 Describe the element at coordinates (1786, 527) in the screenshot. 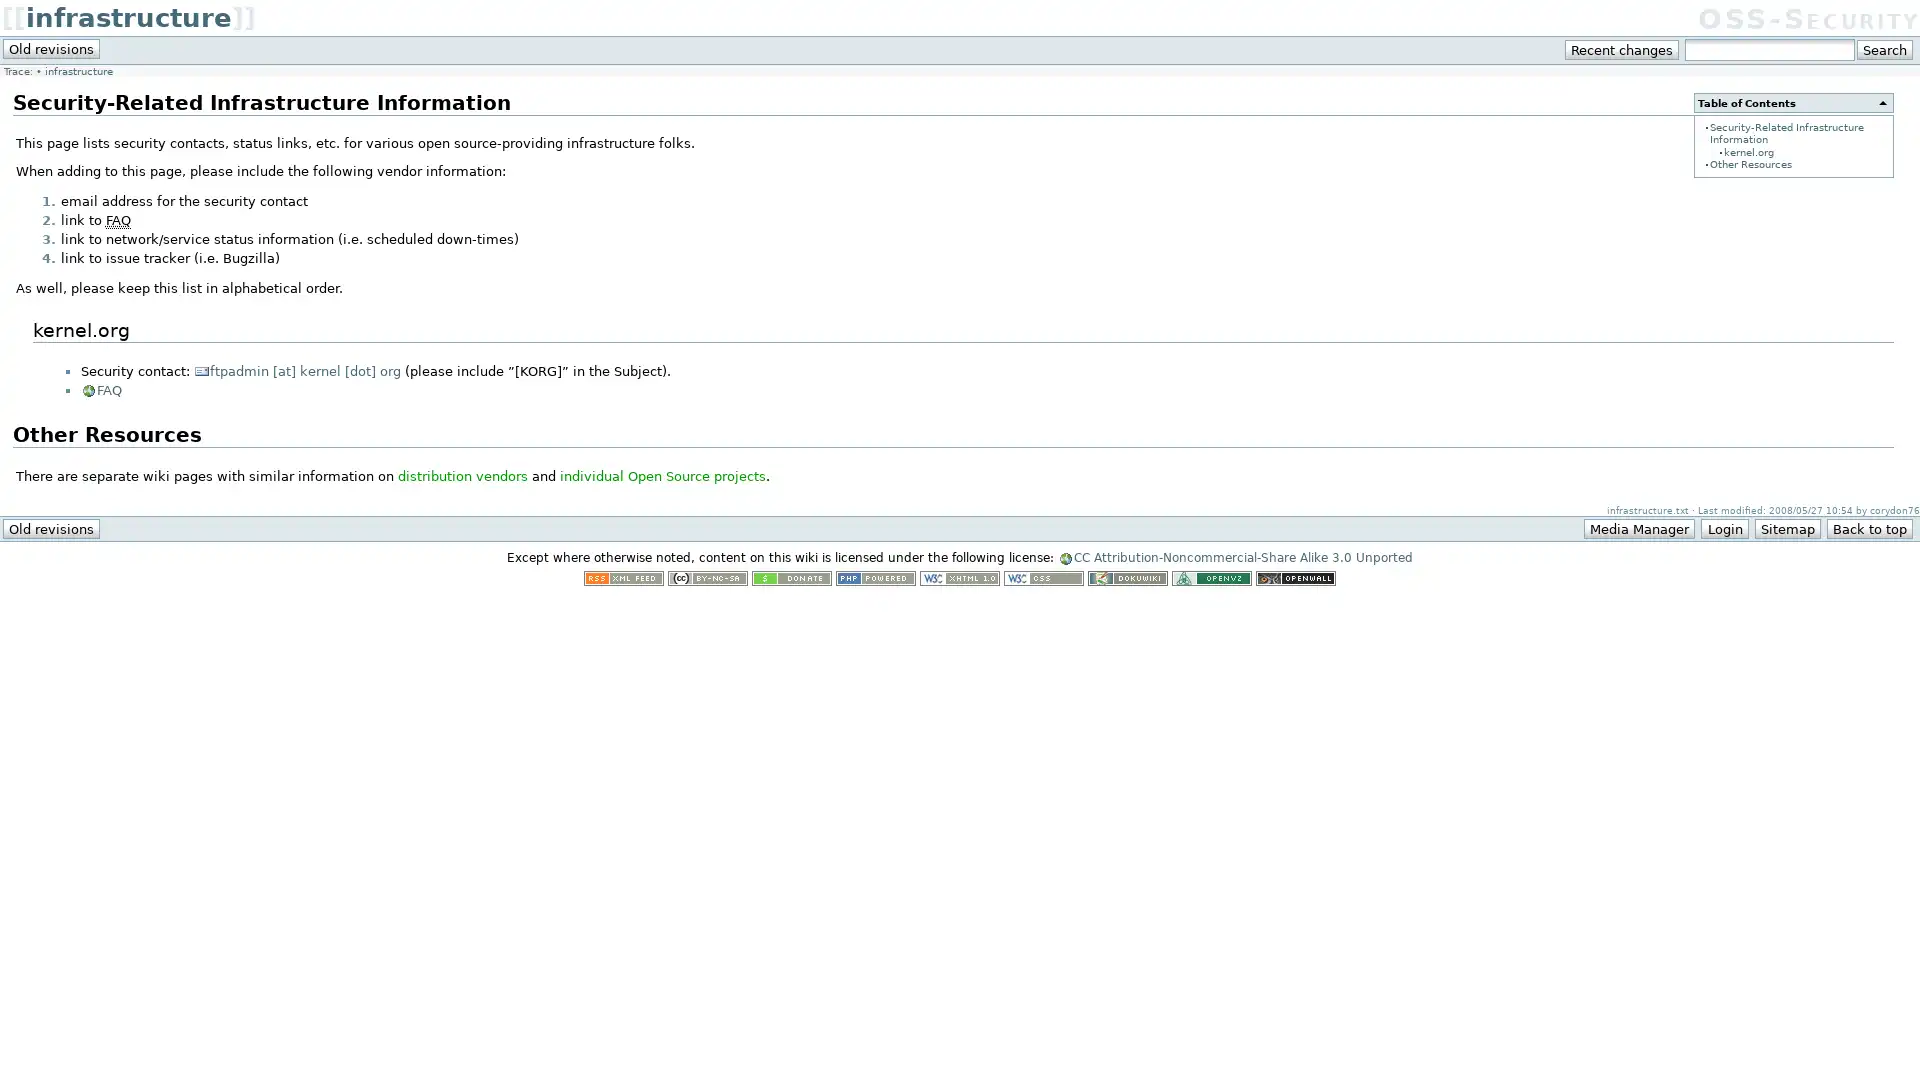

I see `Sitemap` at that location.